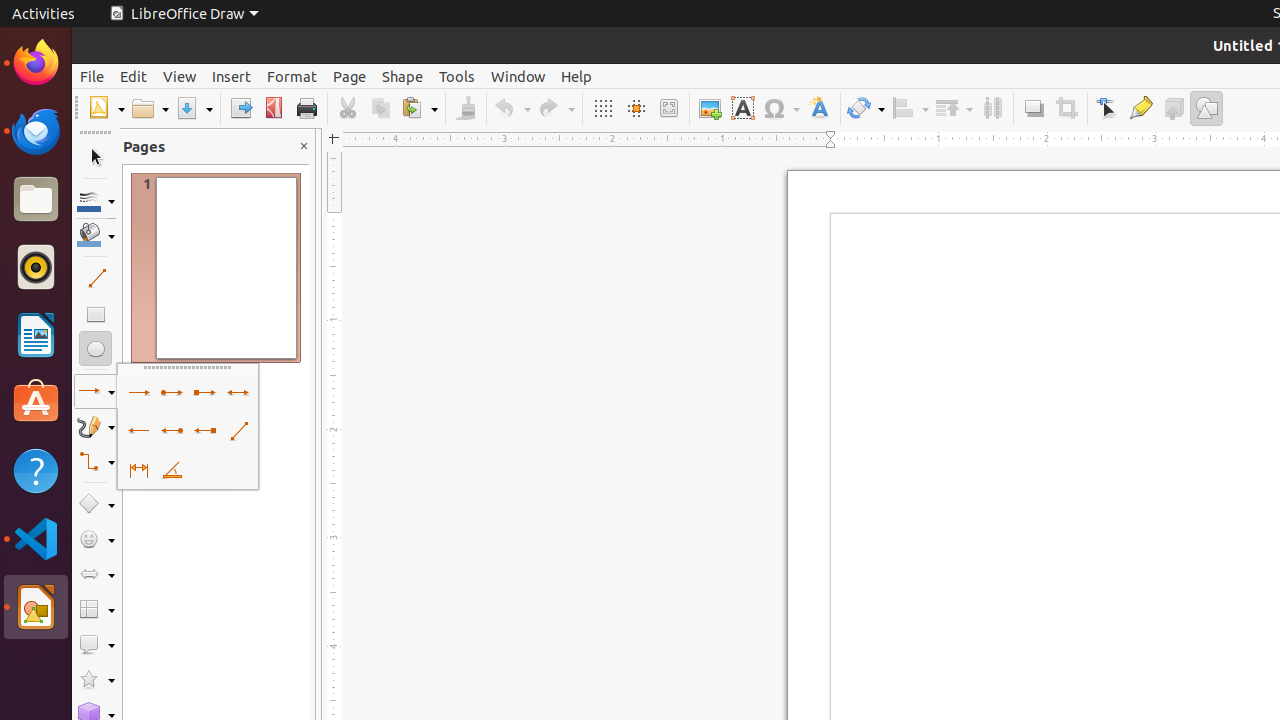 The height and width of the screenshot is (720, 1280). I want to click on 'Clone', so click(464, 108).